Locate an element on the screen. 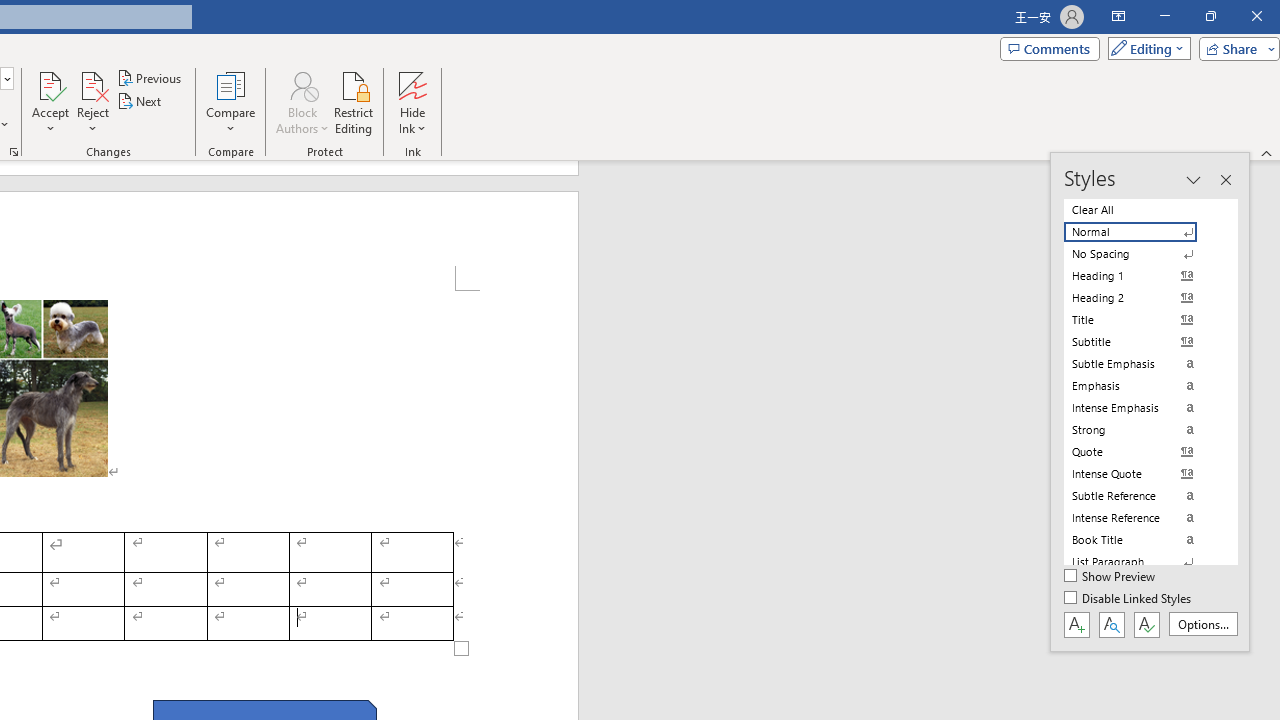 The width and height of the screenshot is (1280, 720). 'Book Title' is located at coordinates (1142, 540).